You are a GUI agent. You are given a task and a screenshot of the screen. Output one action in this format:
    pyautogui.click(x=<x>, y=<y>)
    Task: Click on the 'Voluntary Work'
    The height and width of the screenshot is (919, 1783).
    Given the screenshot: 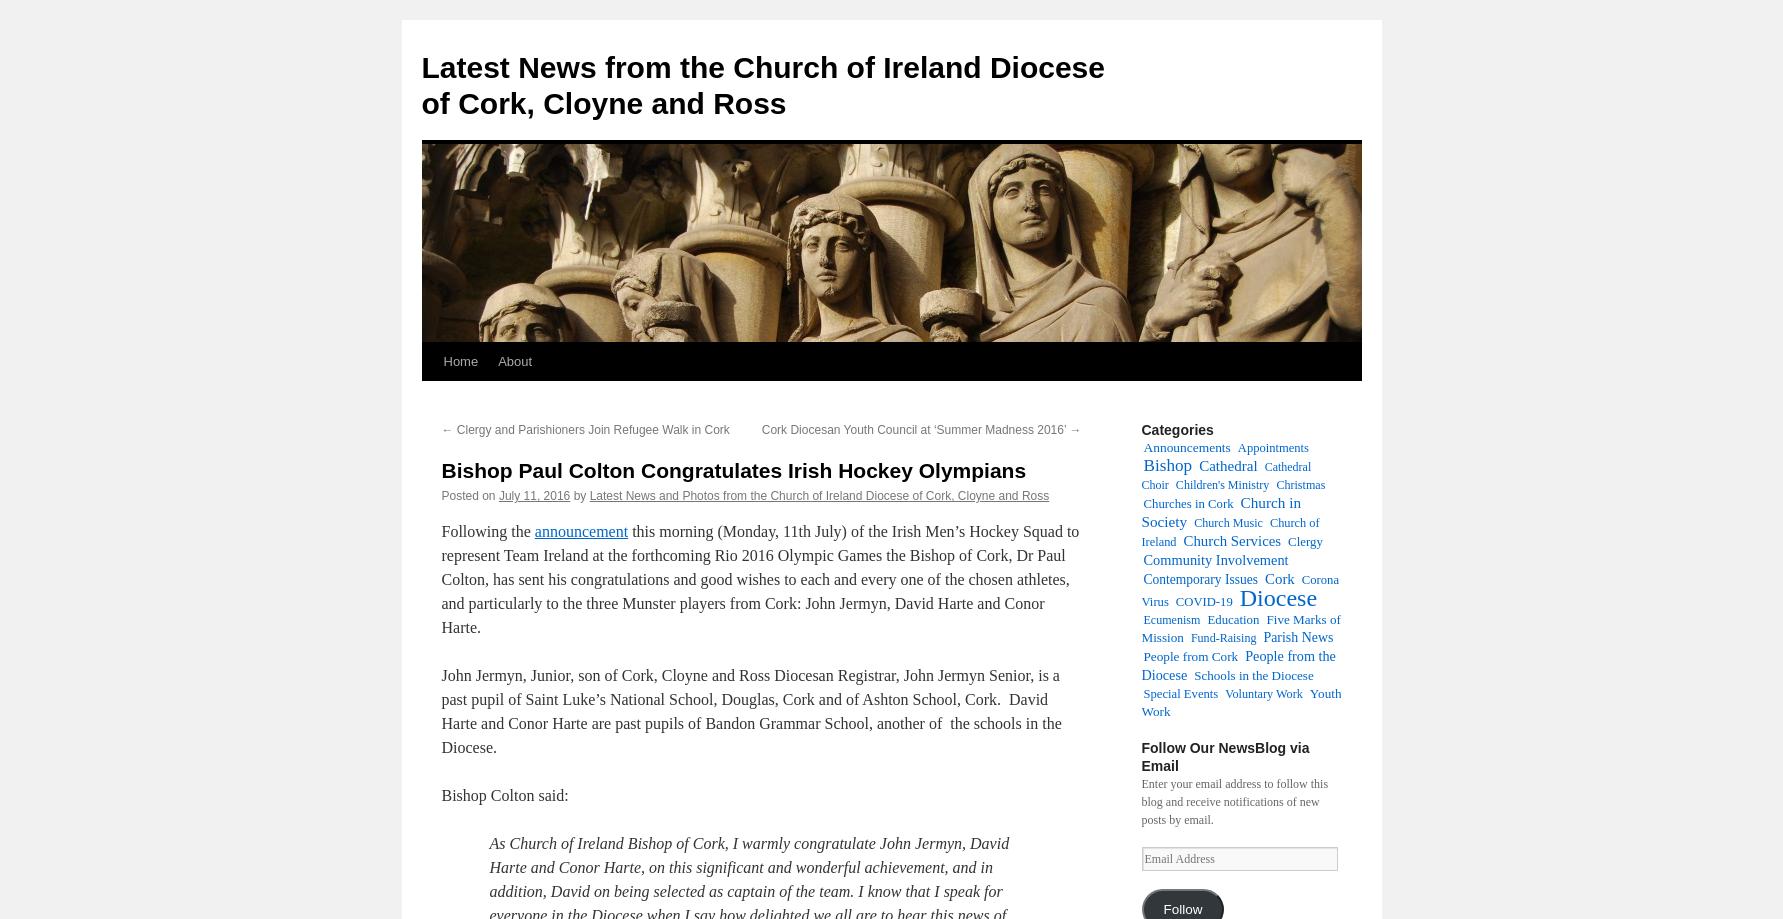 What is the action you would take?
    pyautogui.click(x=1224, y=693)
    